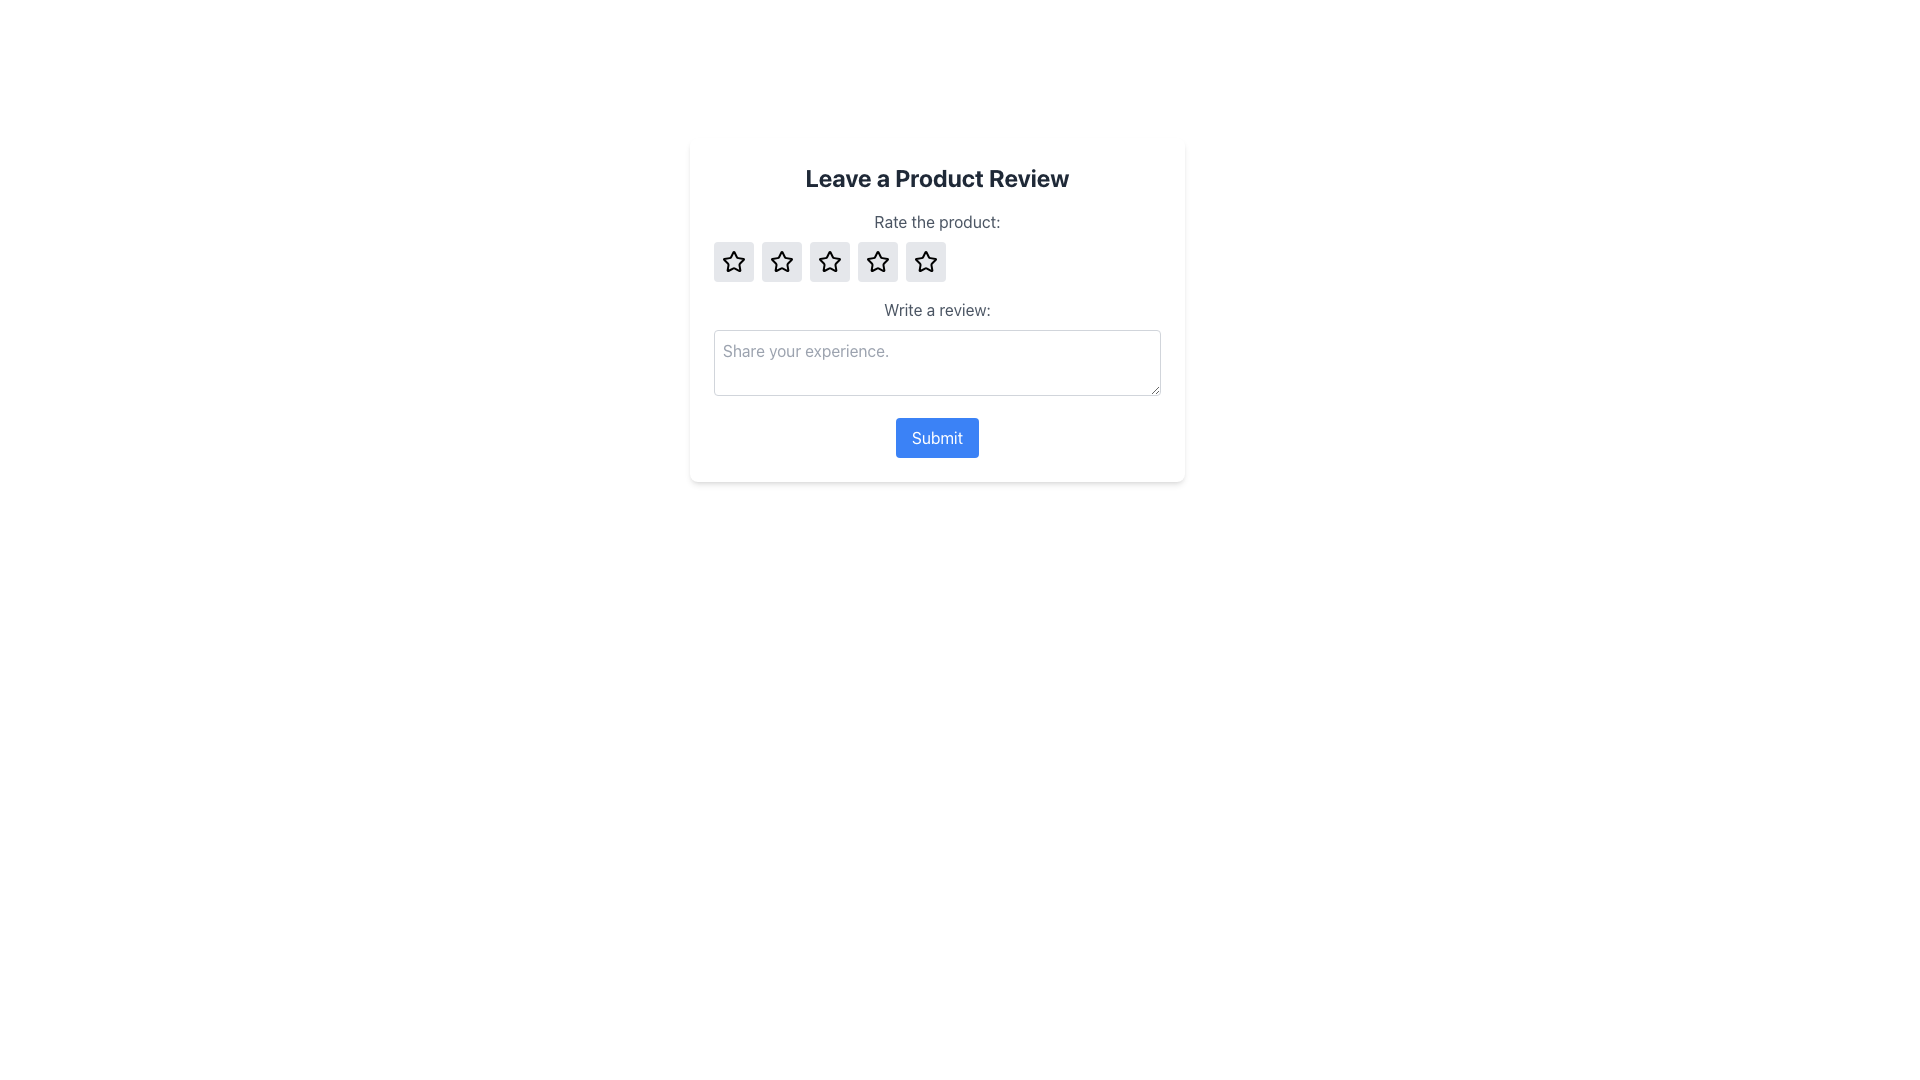 This screenshot has width=1920, height=1080. Describe the element at coordinates (733, 261) in the screenshot. I see `the first rating star icon located beneath the 'Rate the product:' label to provide a rating of one star` at that location.